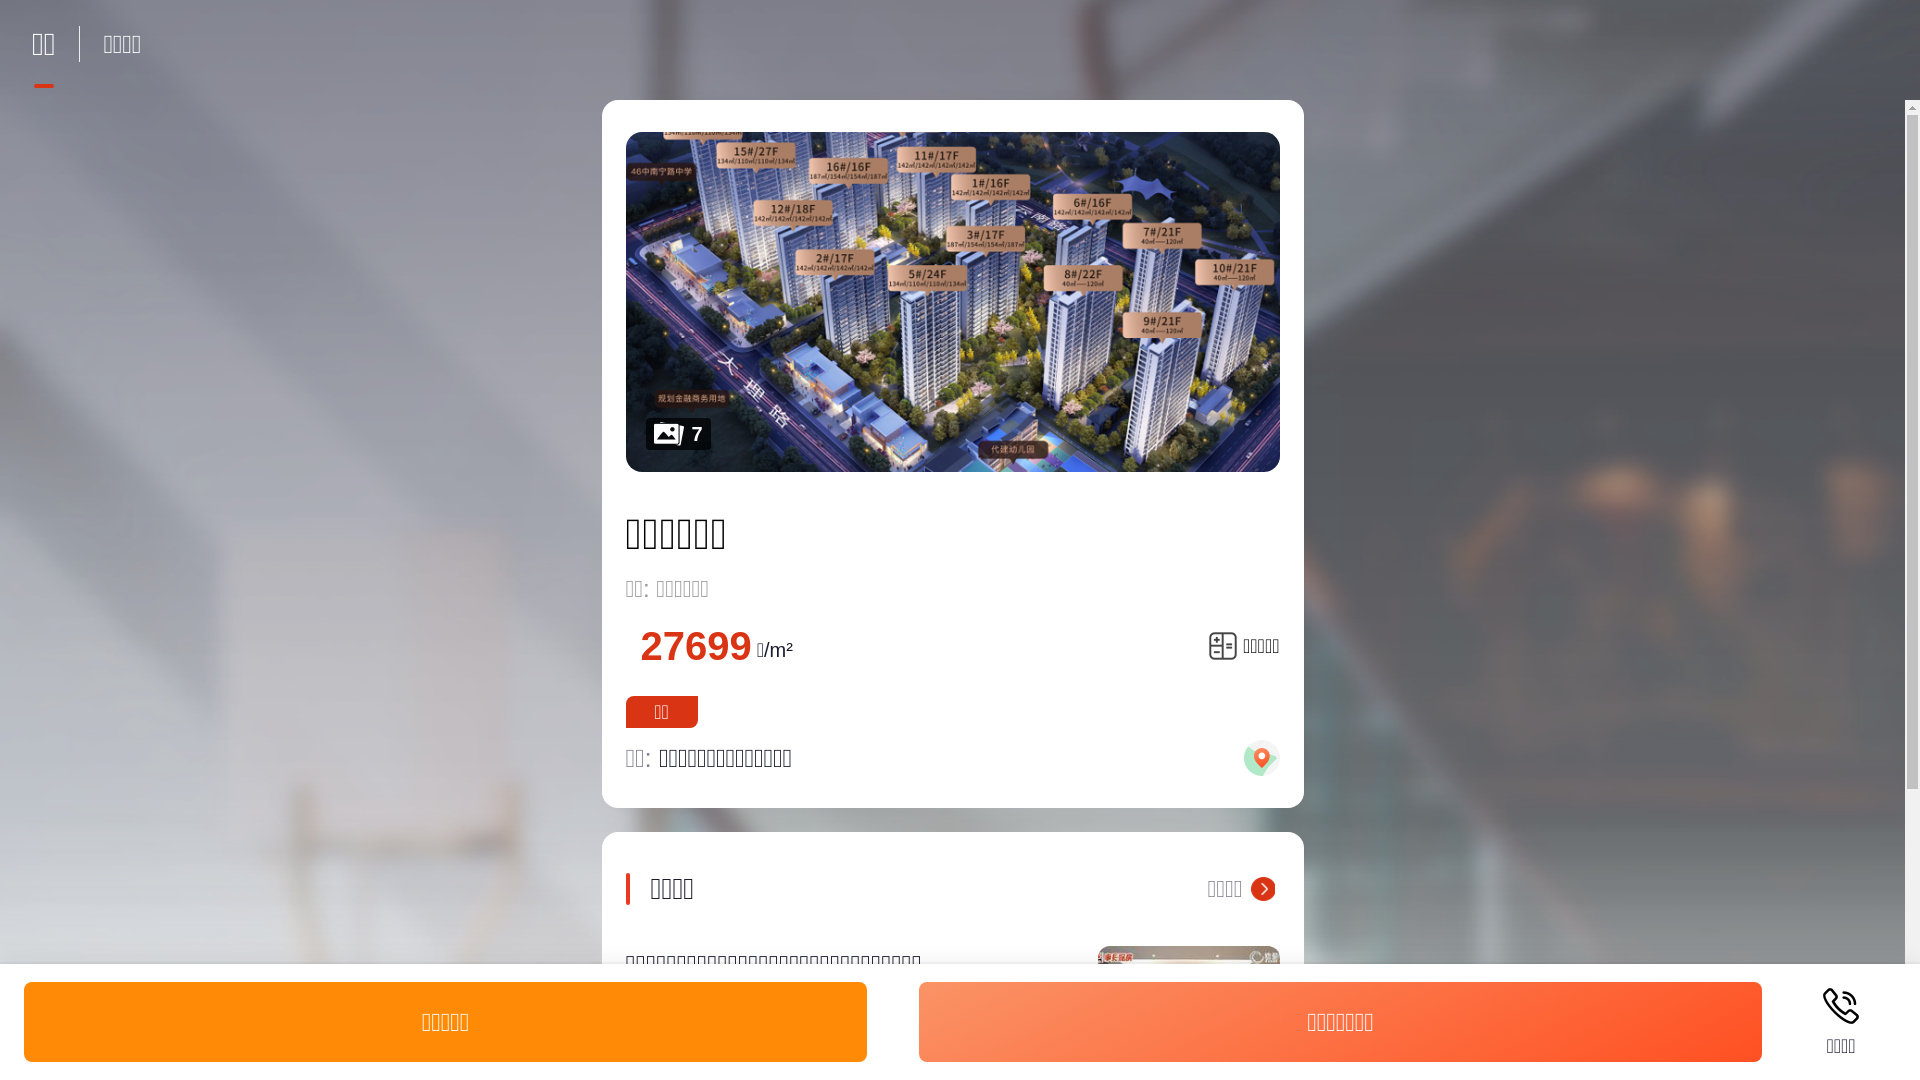 Image resolution: width=1920 pixels, height=1080 pixels. I want to click on '7', so click(952, 301).